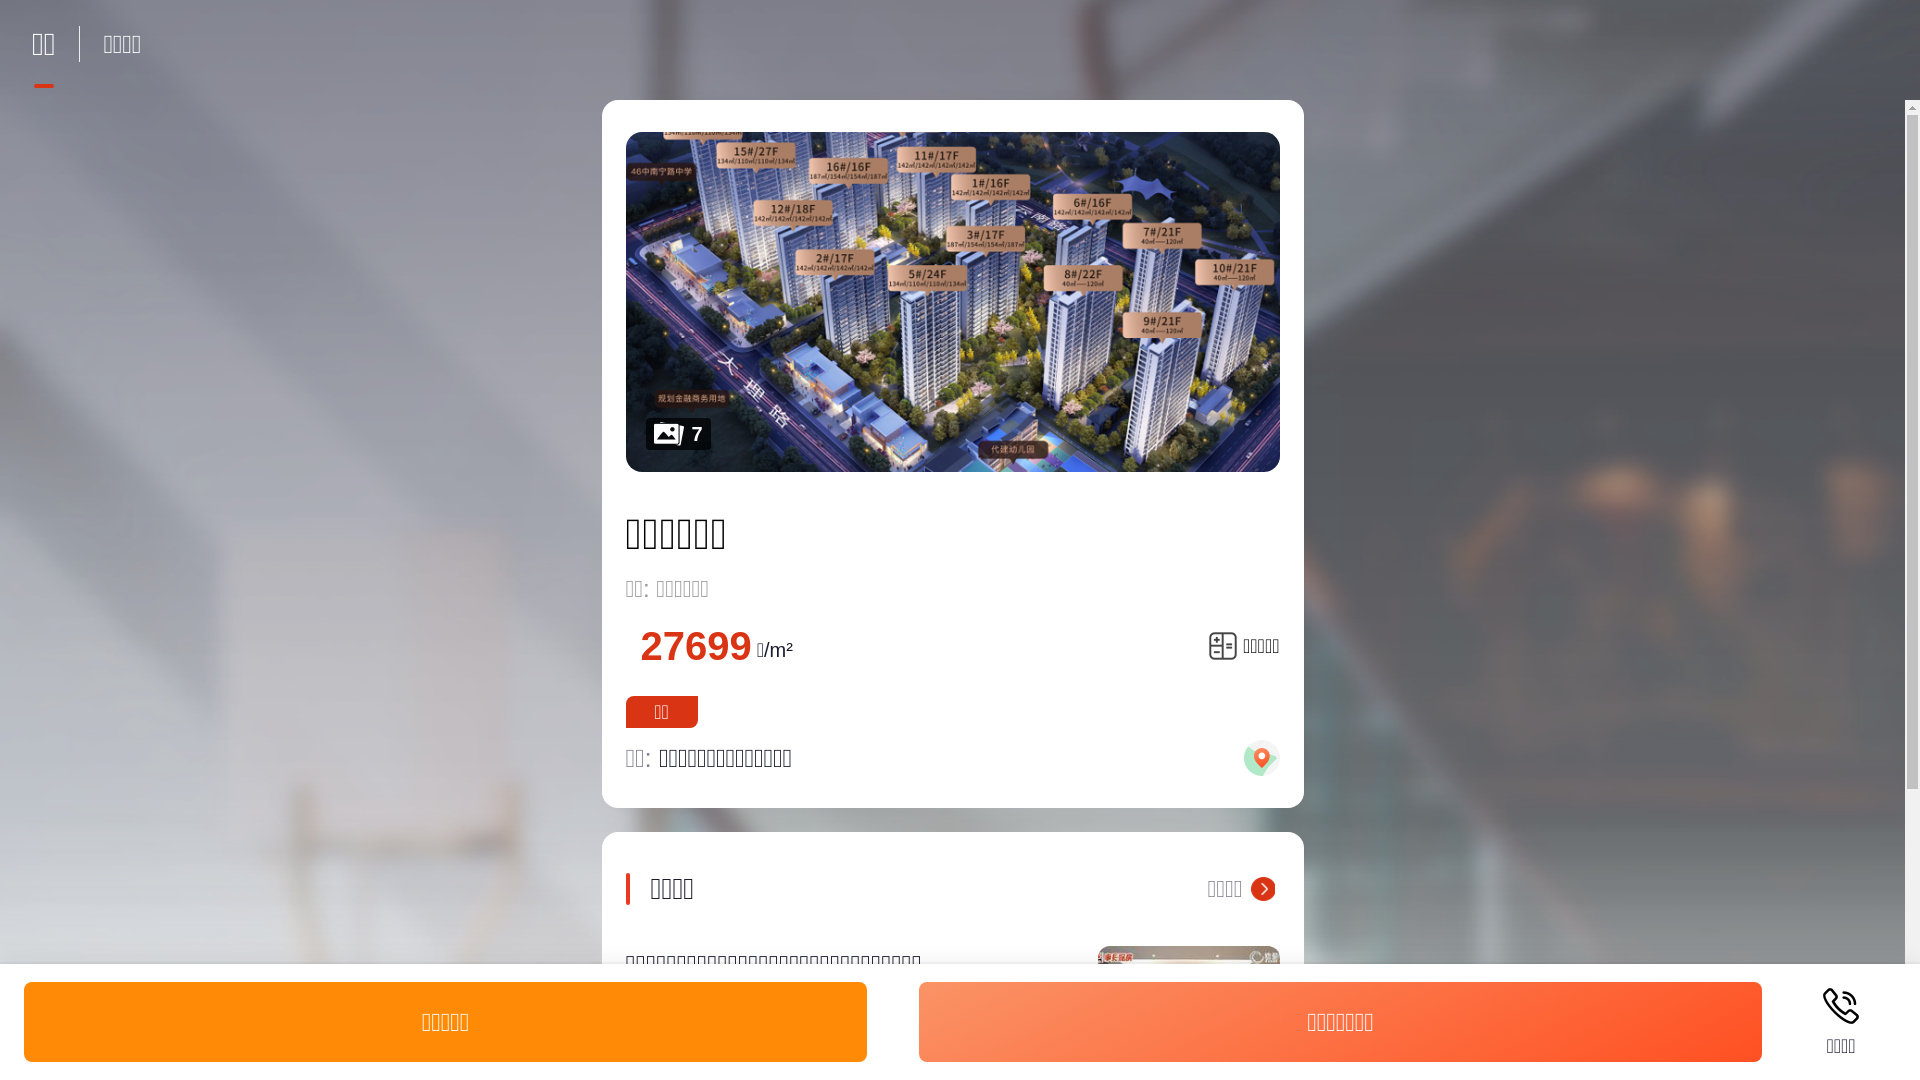 Image resolution: width=1920 pixels, height=1080 pixels. I want to click on '7', so click(952, 301).